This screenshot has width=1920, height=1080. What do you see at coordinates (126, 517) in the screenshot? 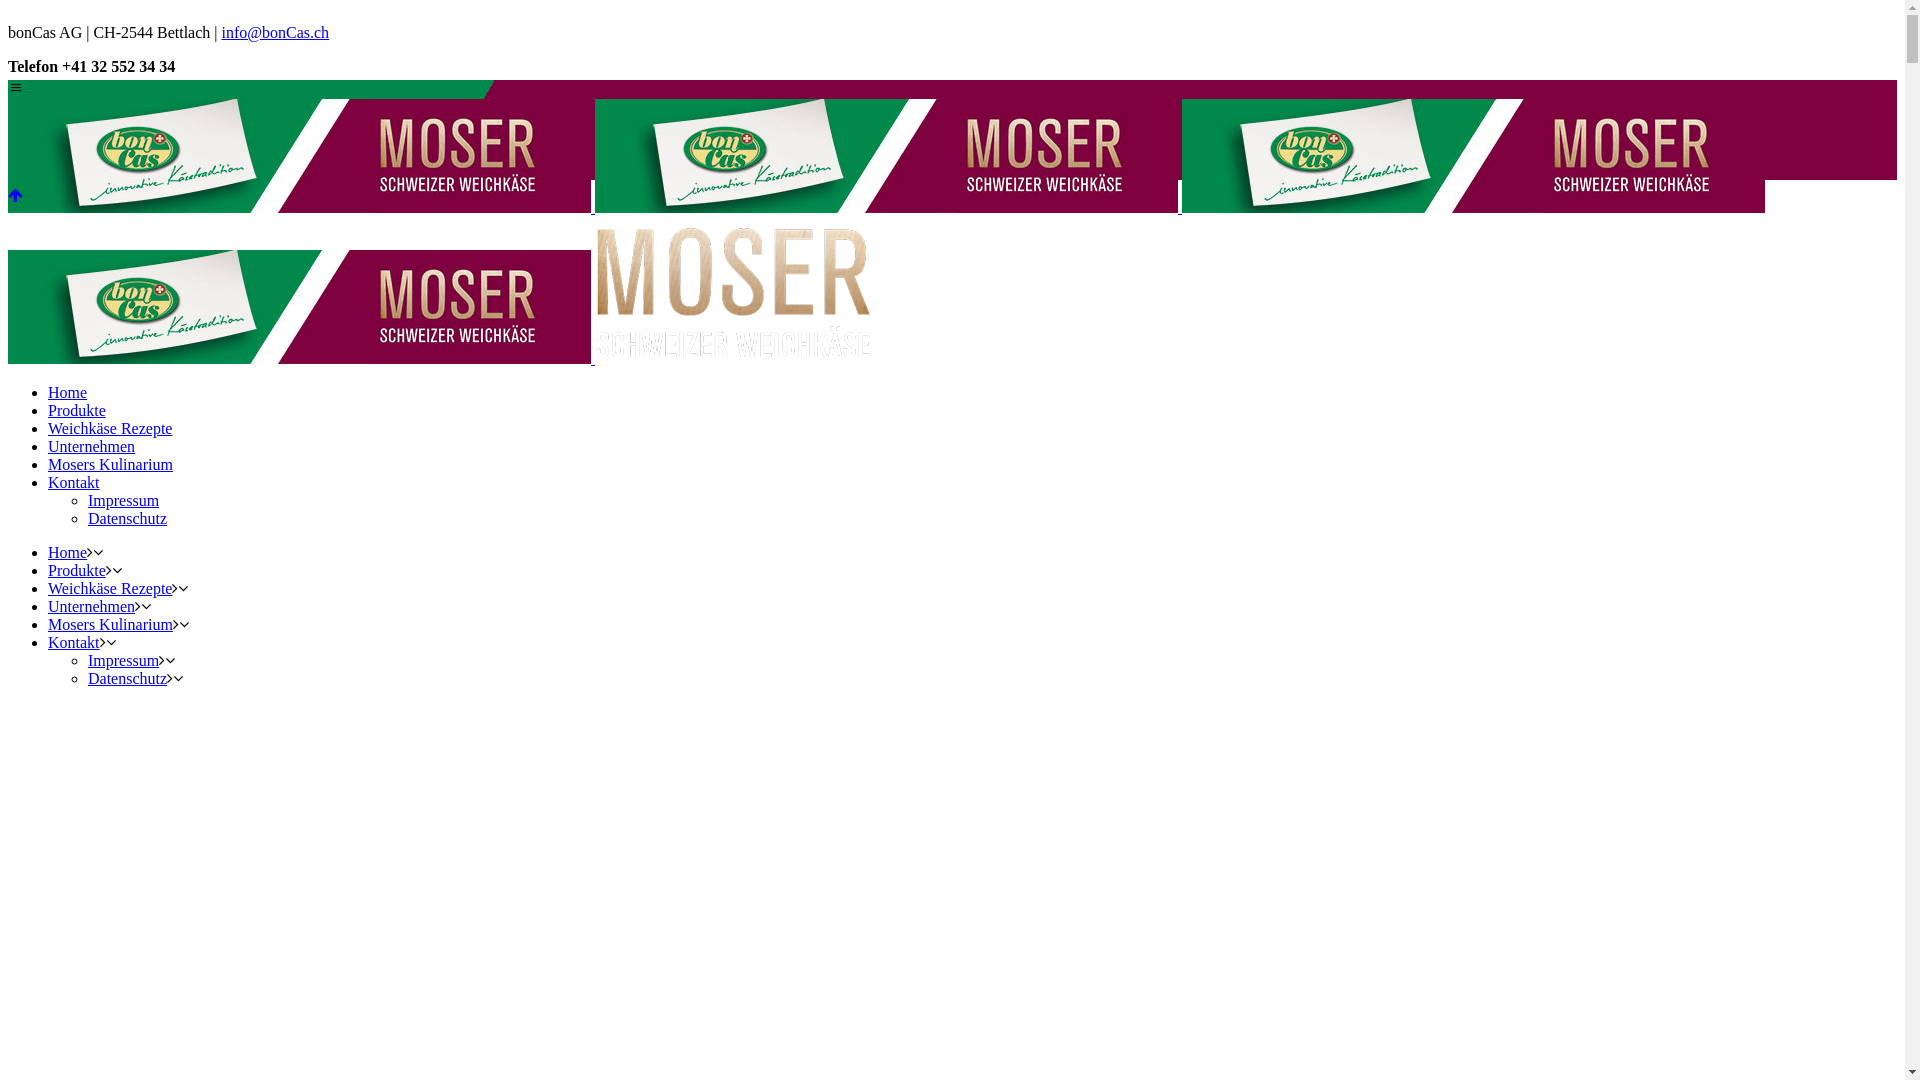
I see `'Datenschutz'` at bounding box center [126, 517].